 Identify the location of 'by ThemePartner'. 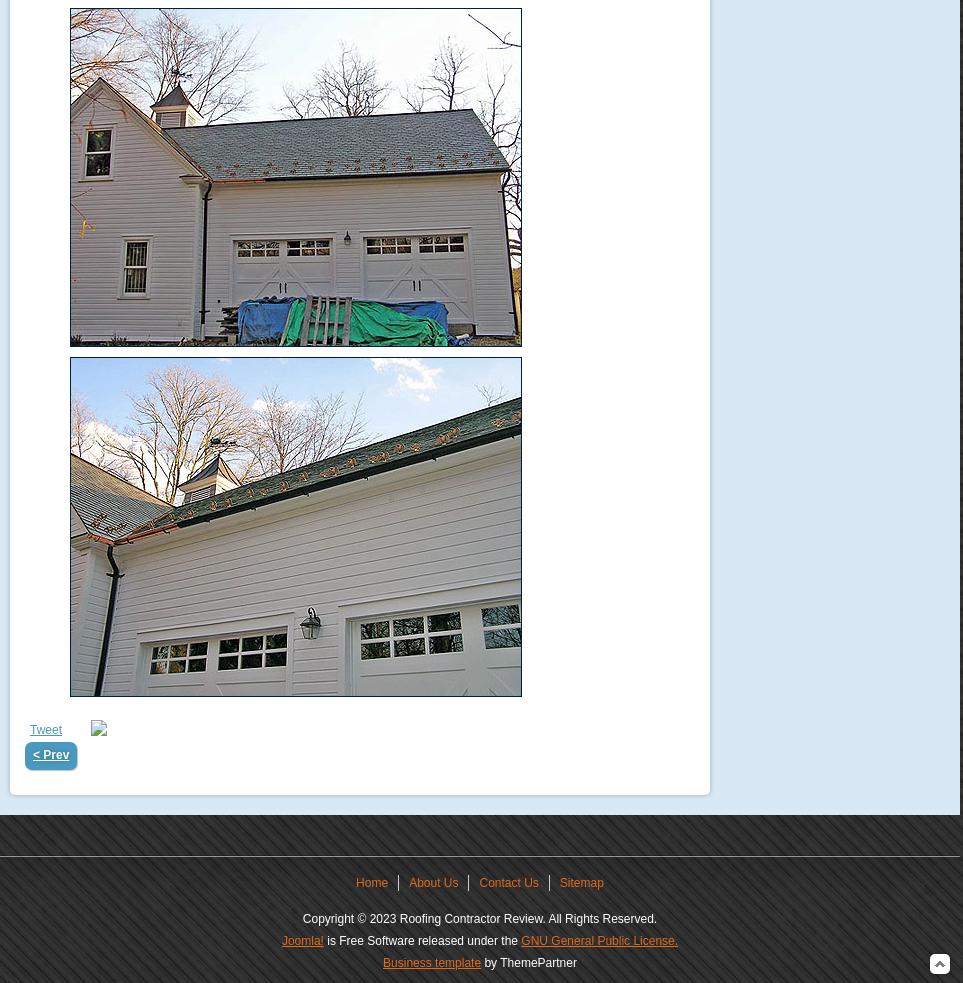
(527, 961).